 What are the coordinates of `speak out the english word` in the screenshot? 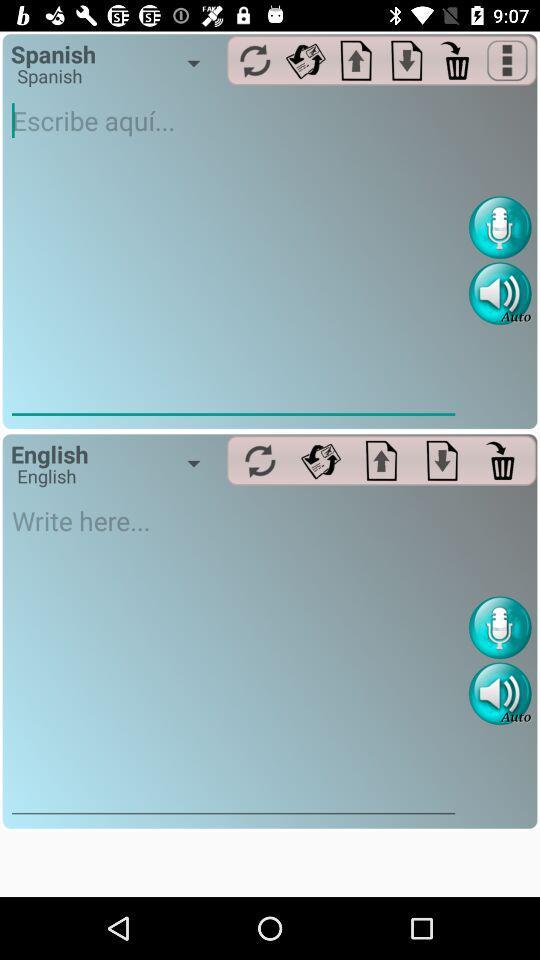 It's located at (499, 693).